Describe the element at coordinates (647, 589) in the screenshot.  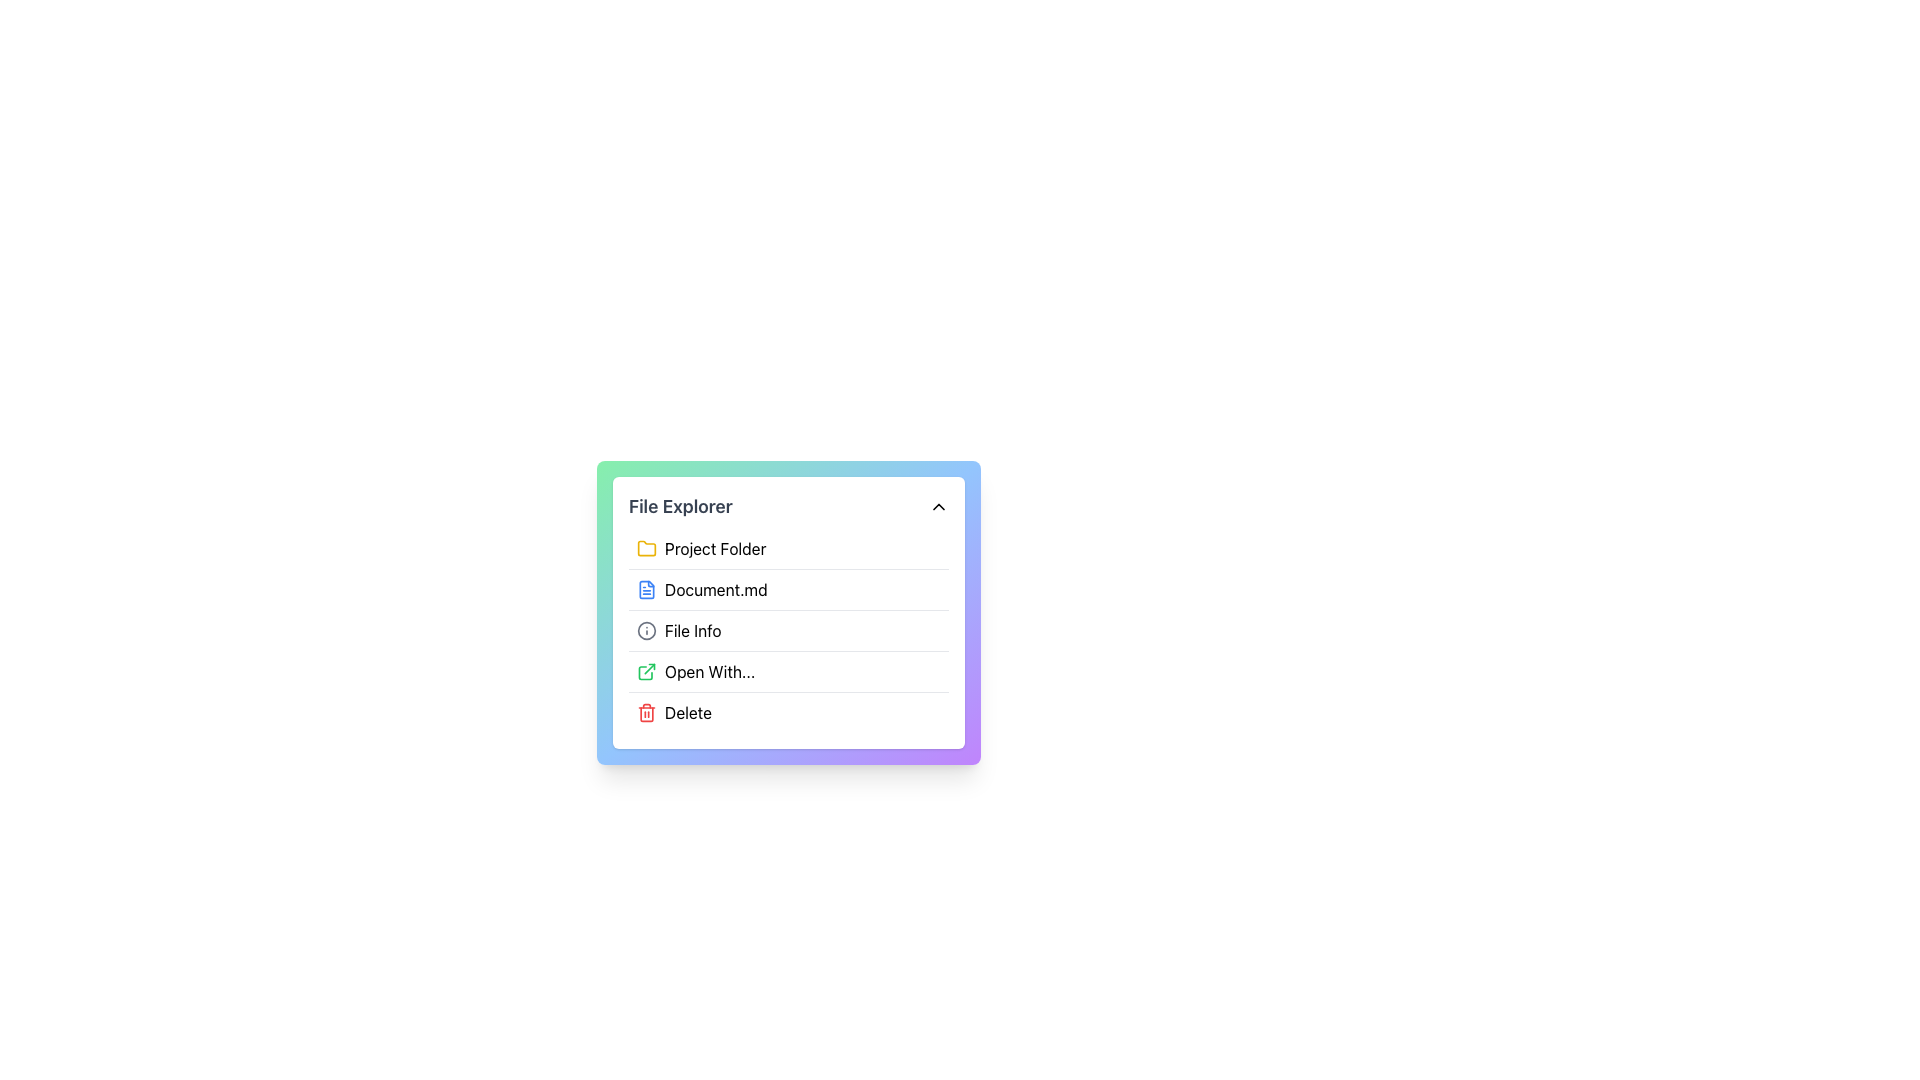
I see `the document or file icon located below the 'Document.md' label, which has a folded upper-right corner and is the leftmost among similar icons` at that location.